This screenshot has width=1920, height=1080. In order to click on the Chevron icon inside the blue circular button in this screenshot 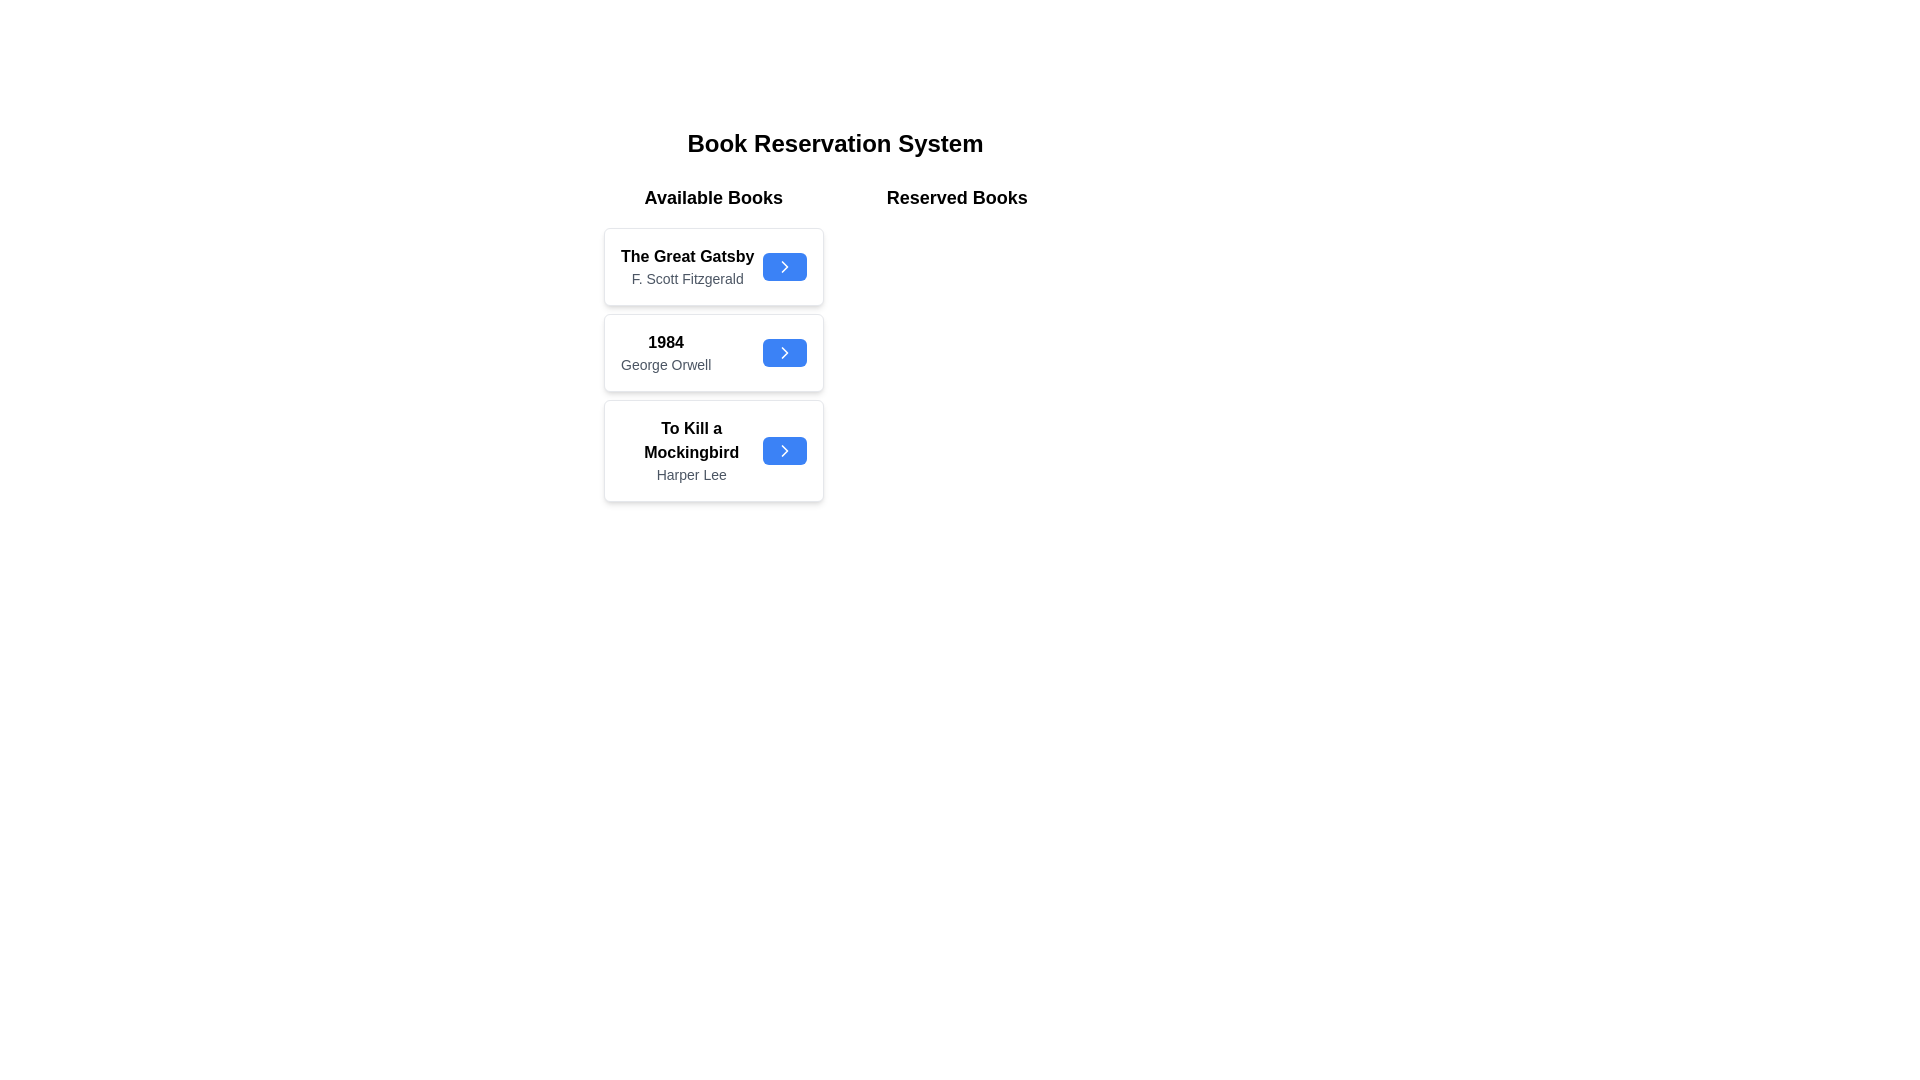, I will do `click(783, 352)`.